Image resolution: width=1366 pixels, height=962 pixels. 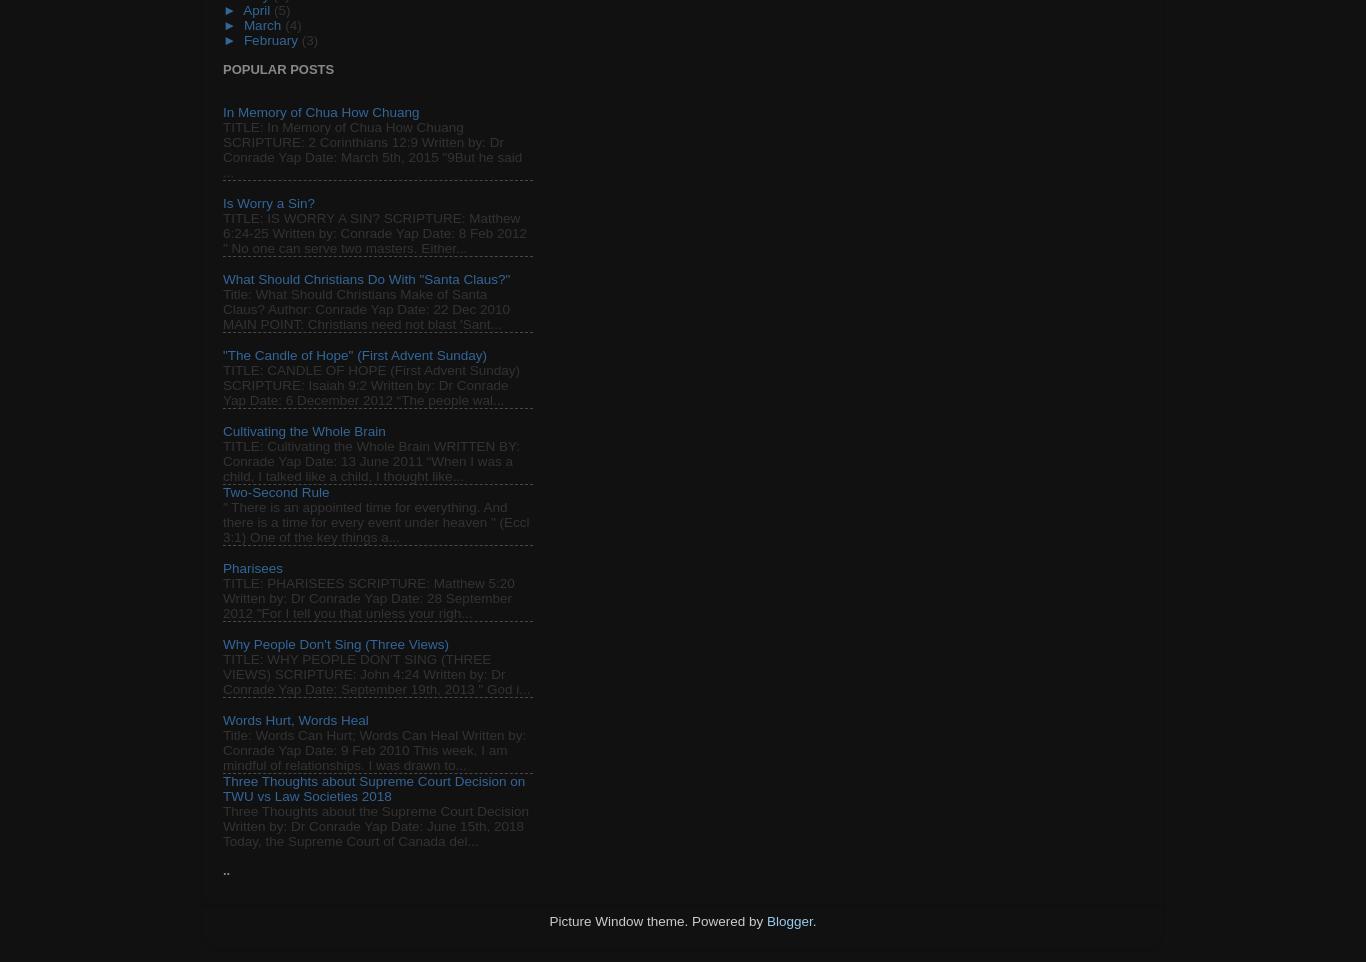 I want to click on 'TITLE: PHARISEES  SCRIPTURE: Matthew 5:20  Written by: Dr Conrade Yap  Date: 28 September 2012    "For I tell you that unless your righ...', so click(x=367, y=597).